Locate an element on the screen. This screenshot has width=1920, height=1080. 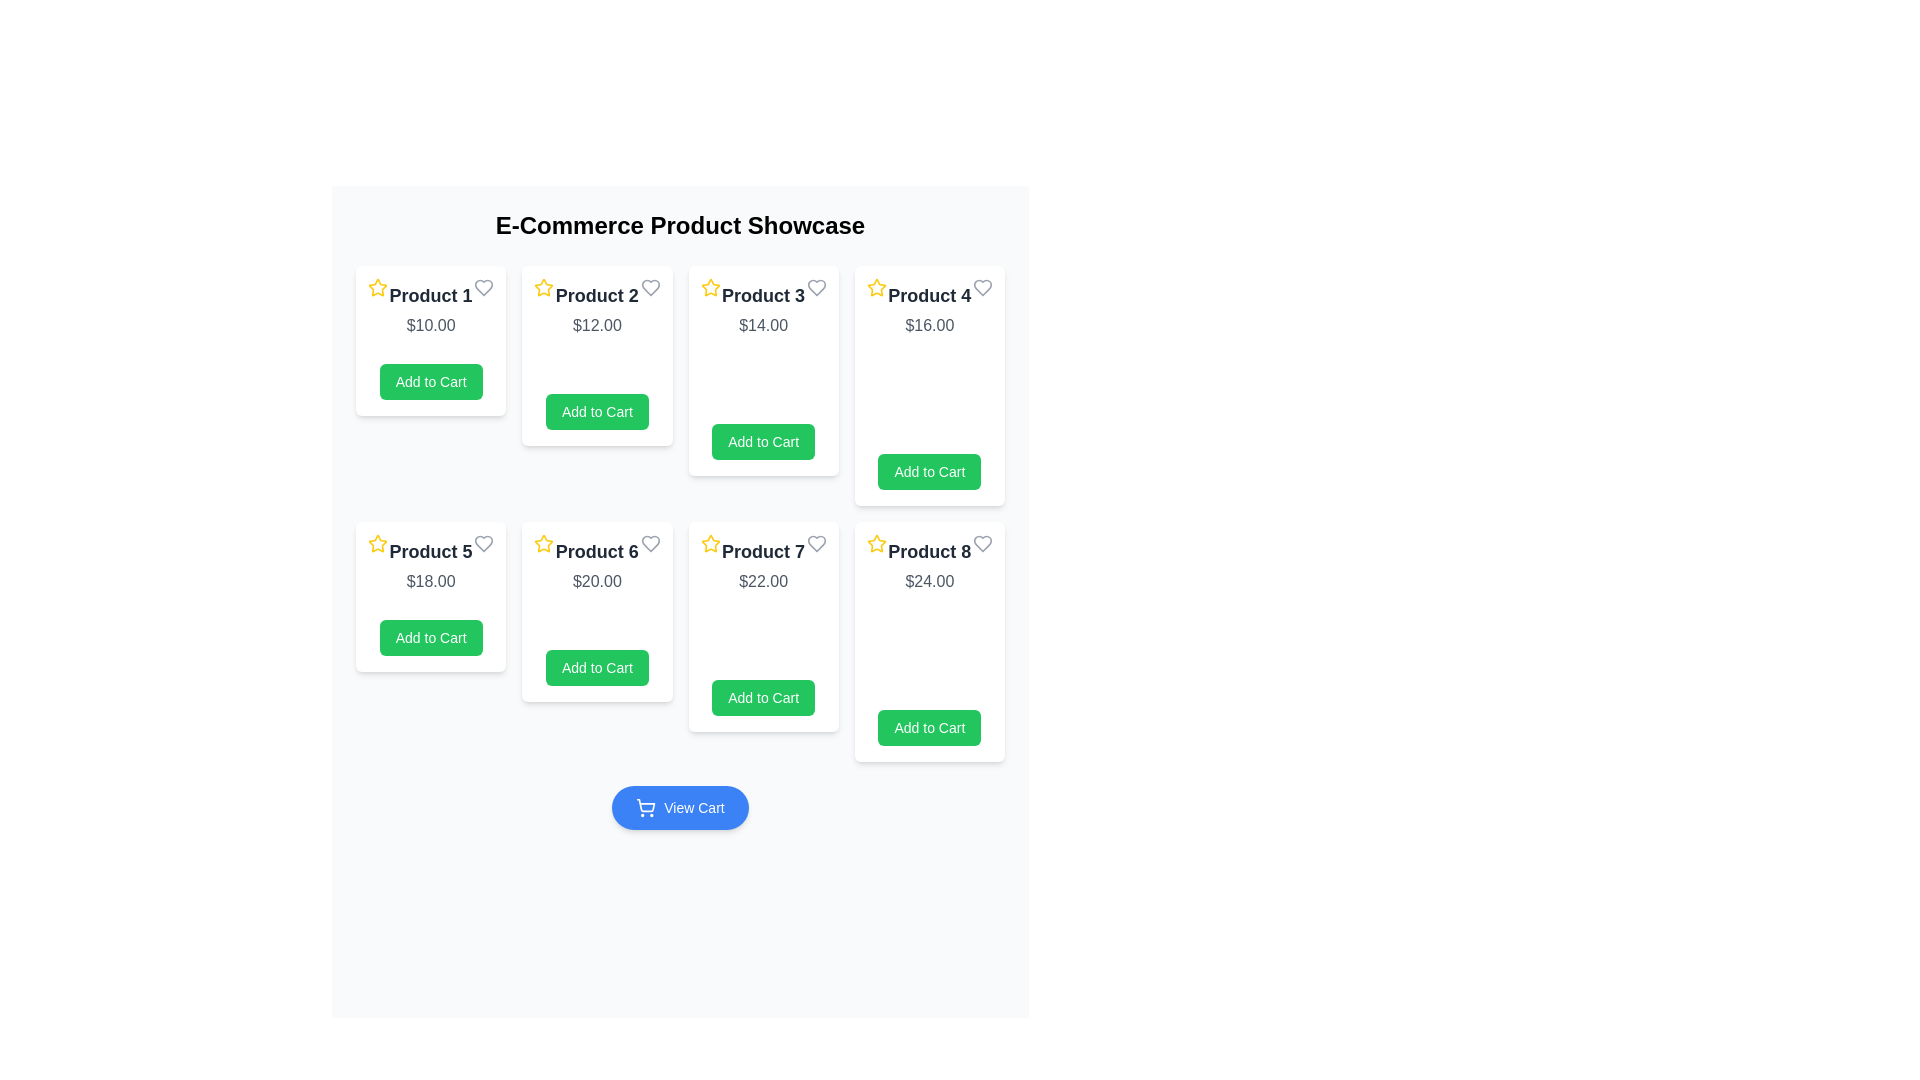
the 'Add to Cart' button located below the price of 'Product 5' is located at coordinates (430, 637).